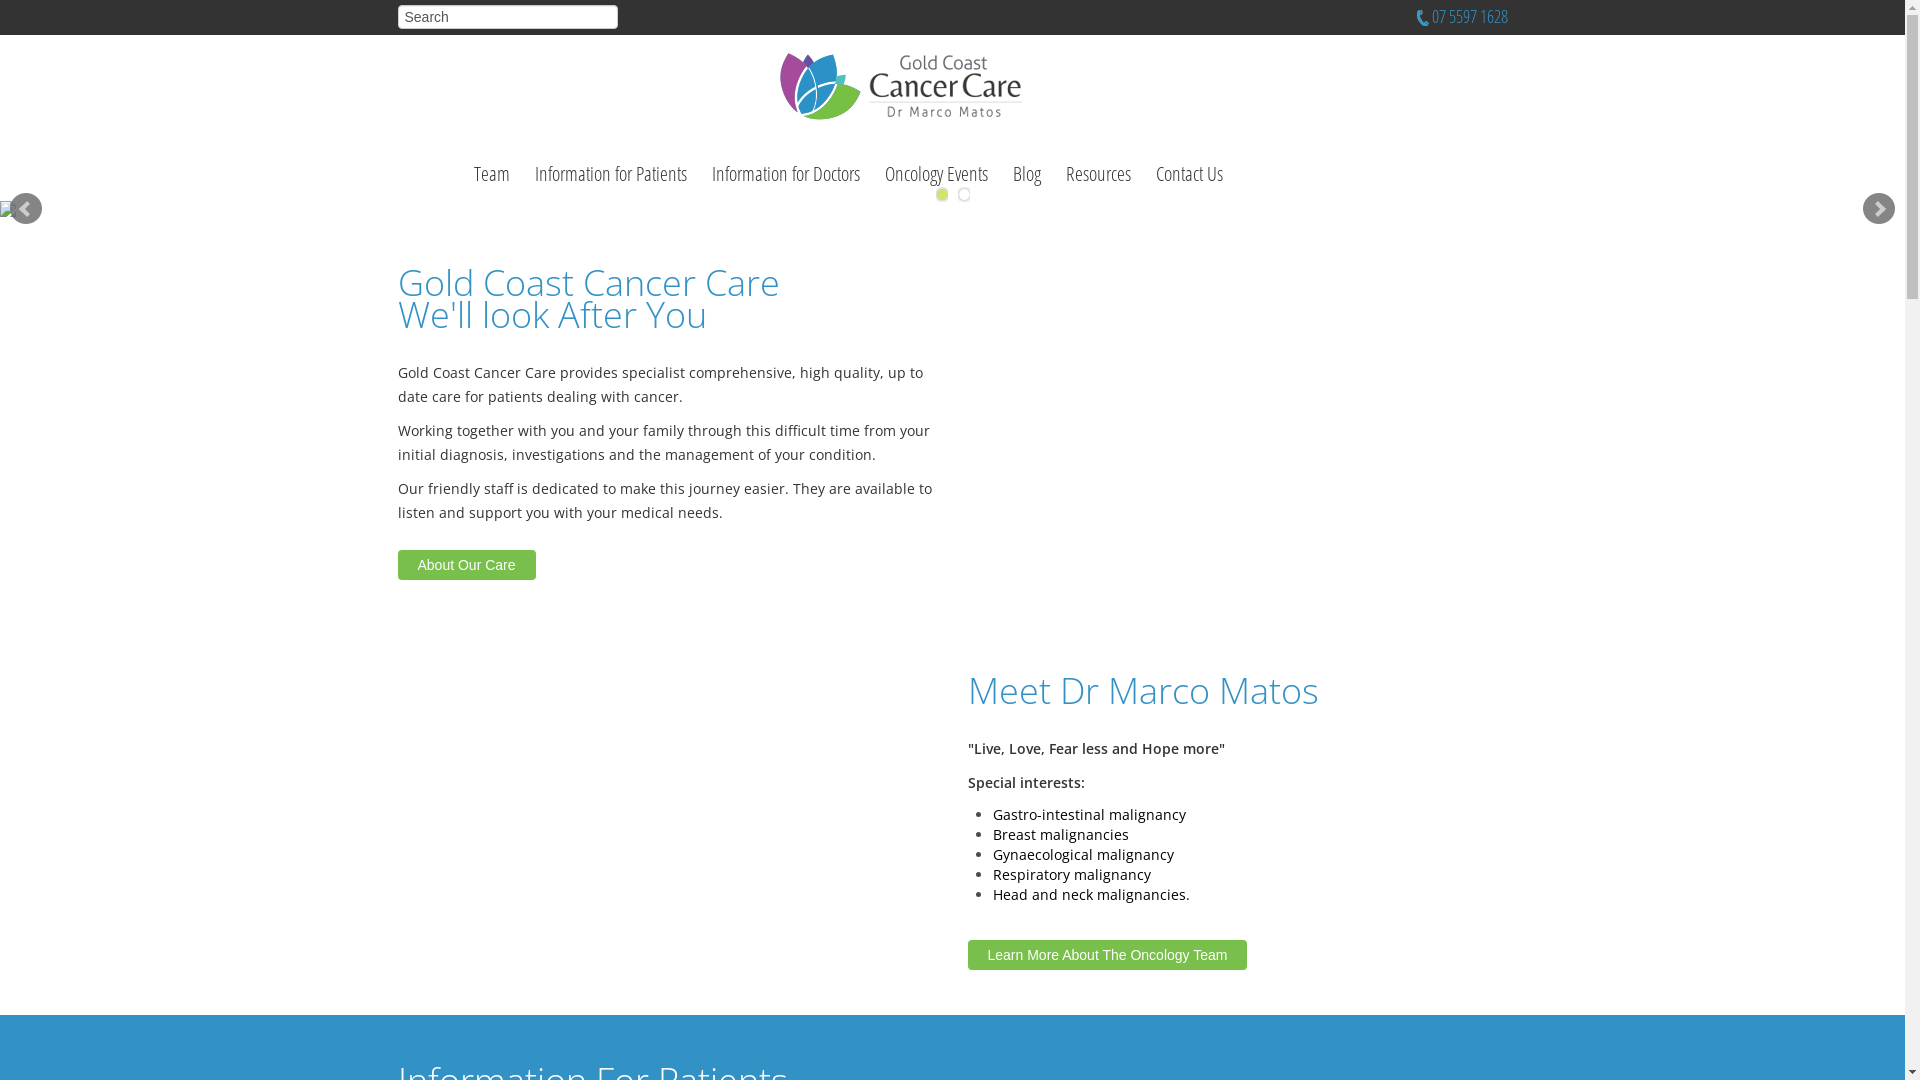  I want to click on 'Information for Patients', so click(608, 172).